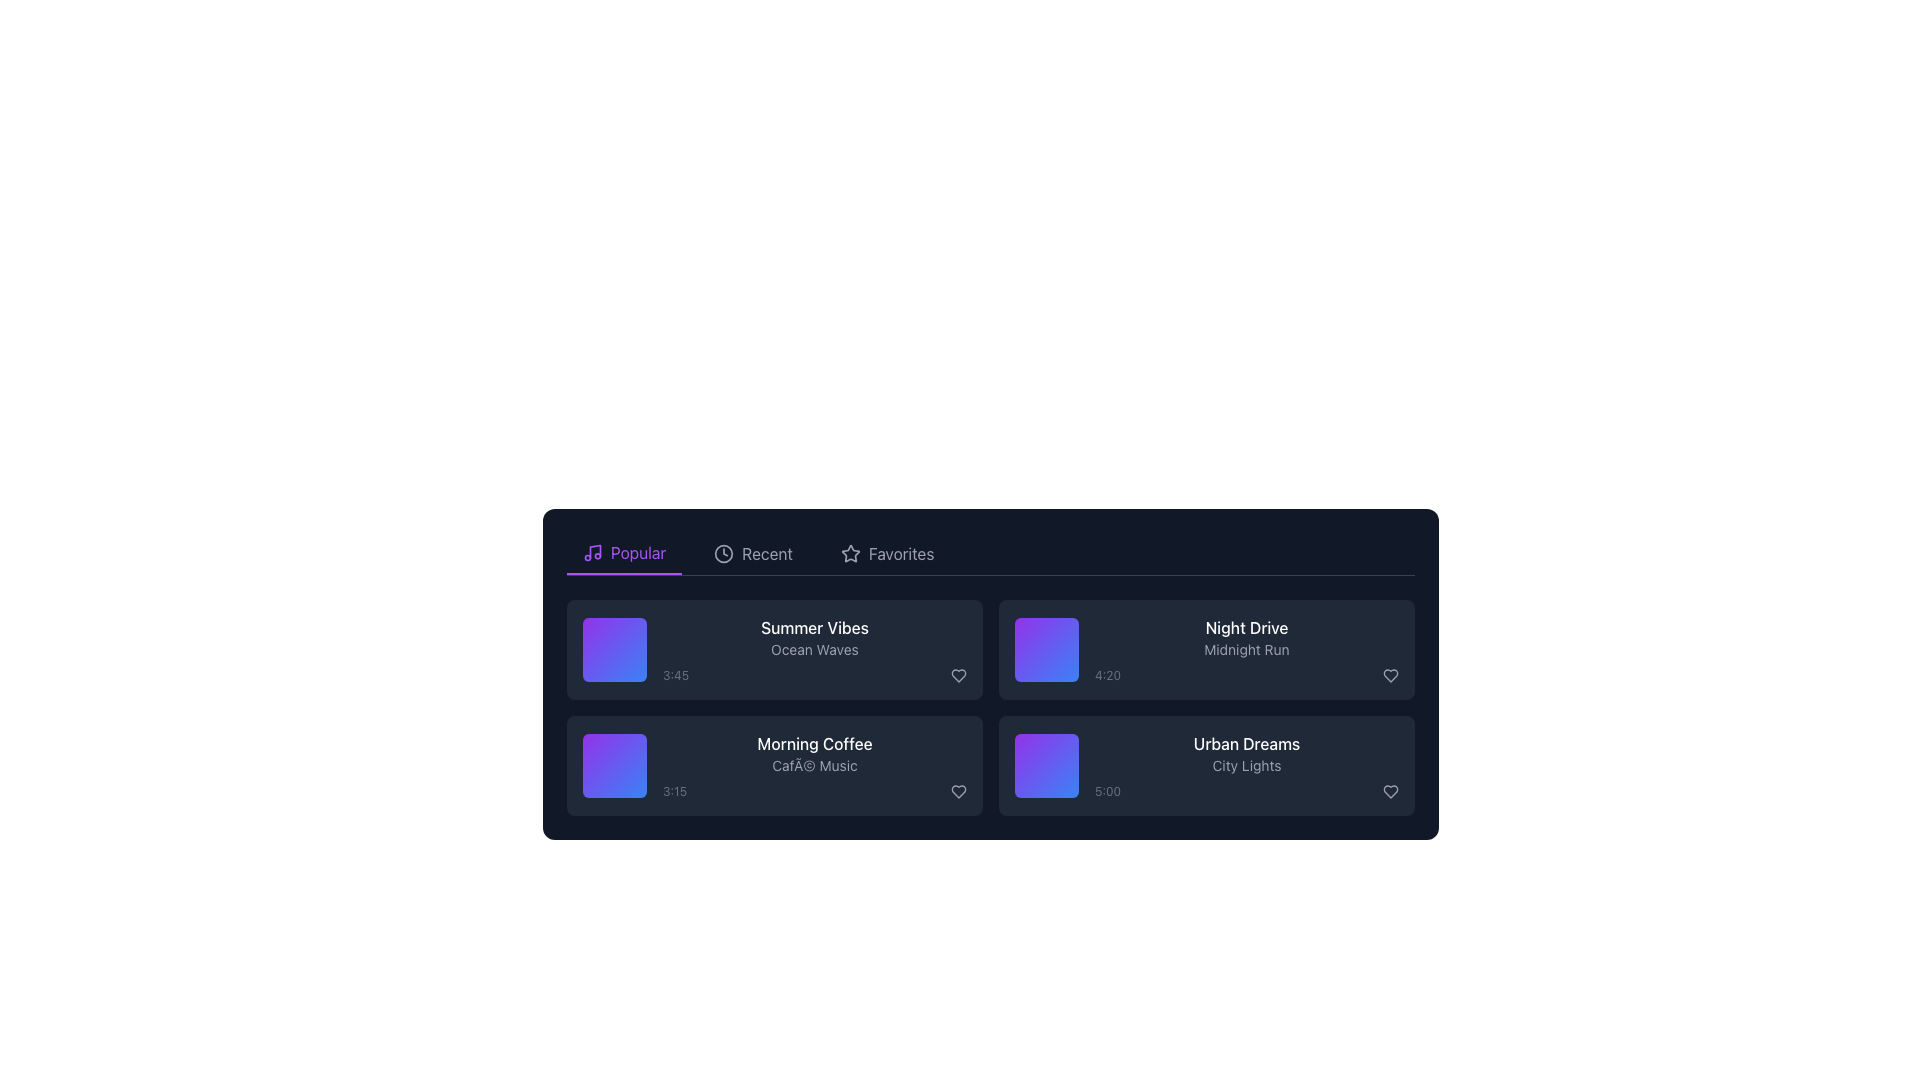  What do you see at coordinates (815, 627) in the screenshot?
I see `the 'Summer Vibes' text label, which is displayed in a white medium-sized font at the top of a music item, above the subtitle 'Ocean Waves'` at bounding box center [815, 627].